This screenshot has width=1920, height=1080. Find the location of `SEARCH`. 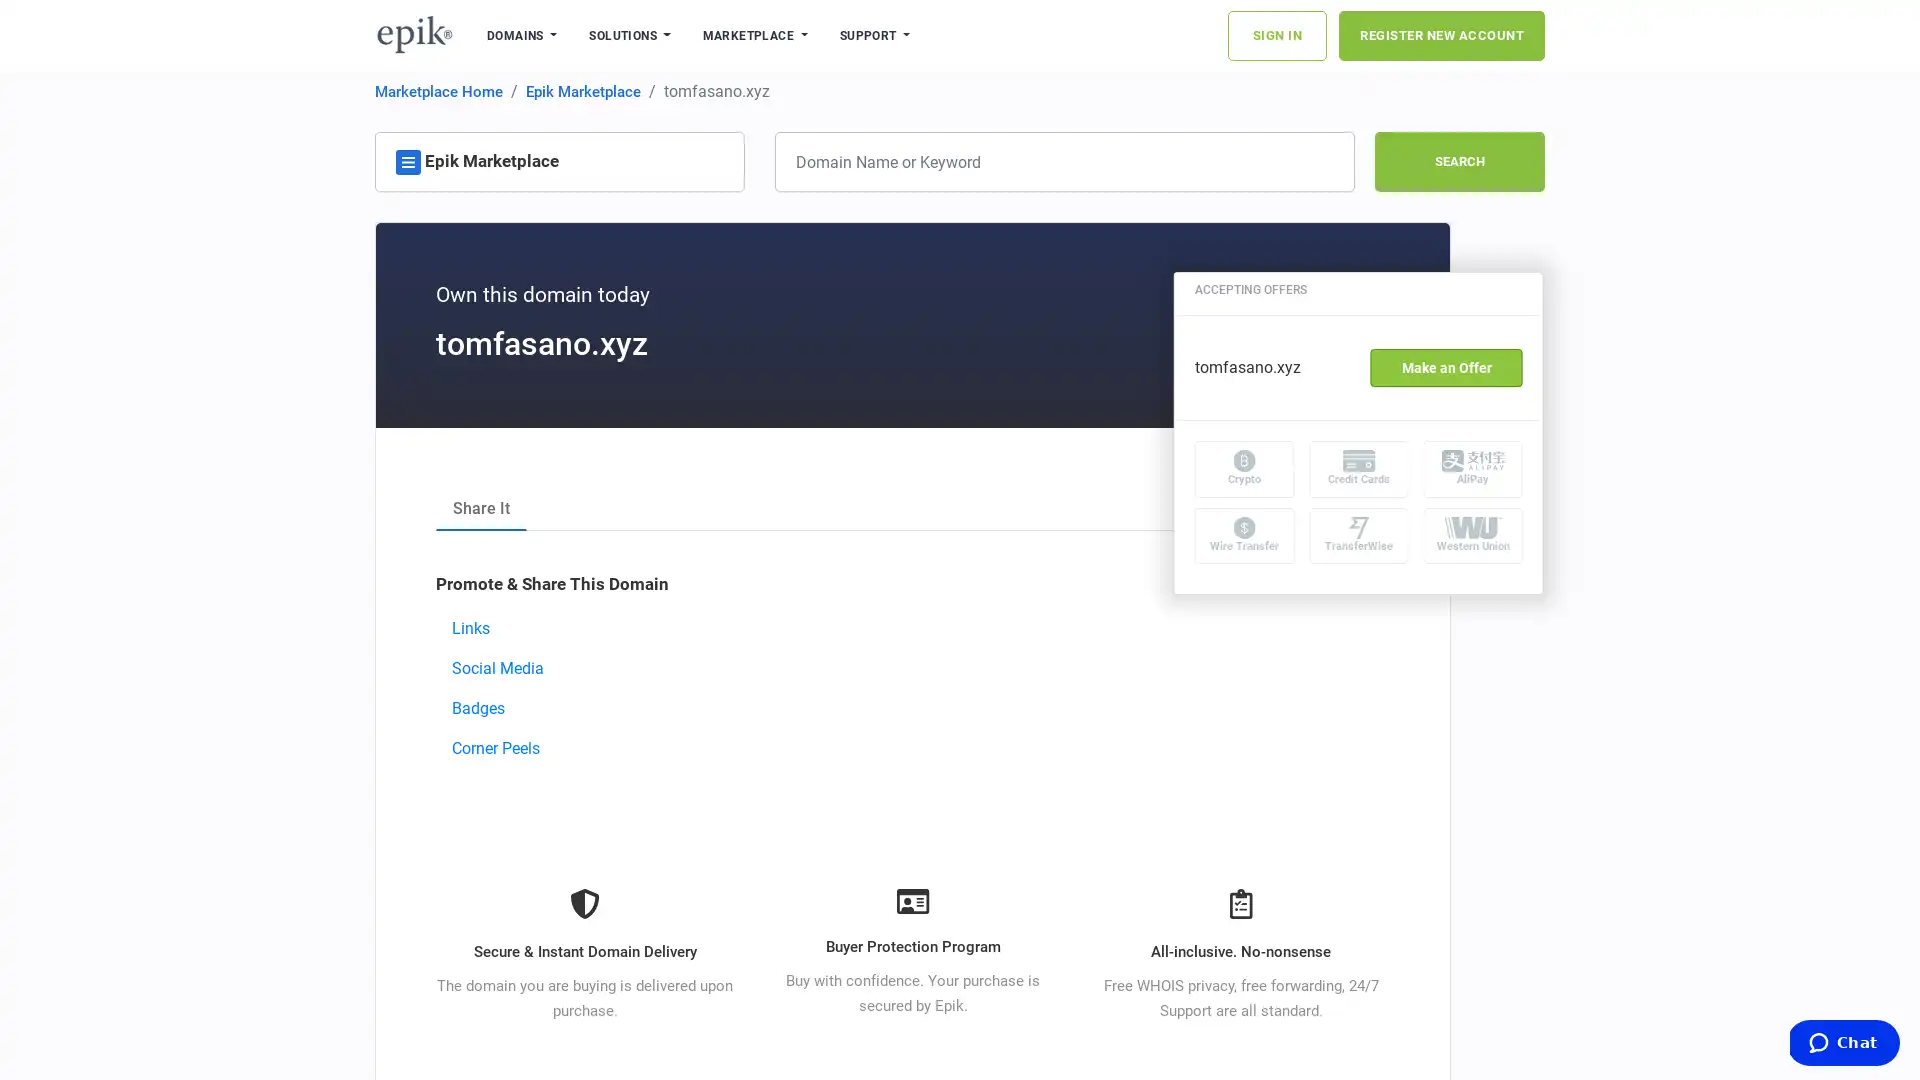

SEARCH is located at coordinates (1459, 161).